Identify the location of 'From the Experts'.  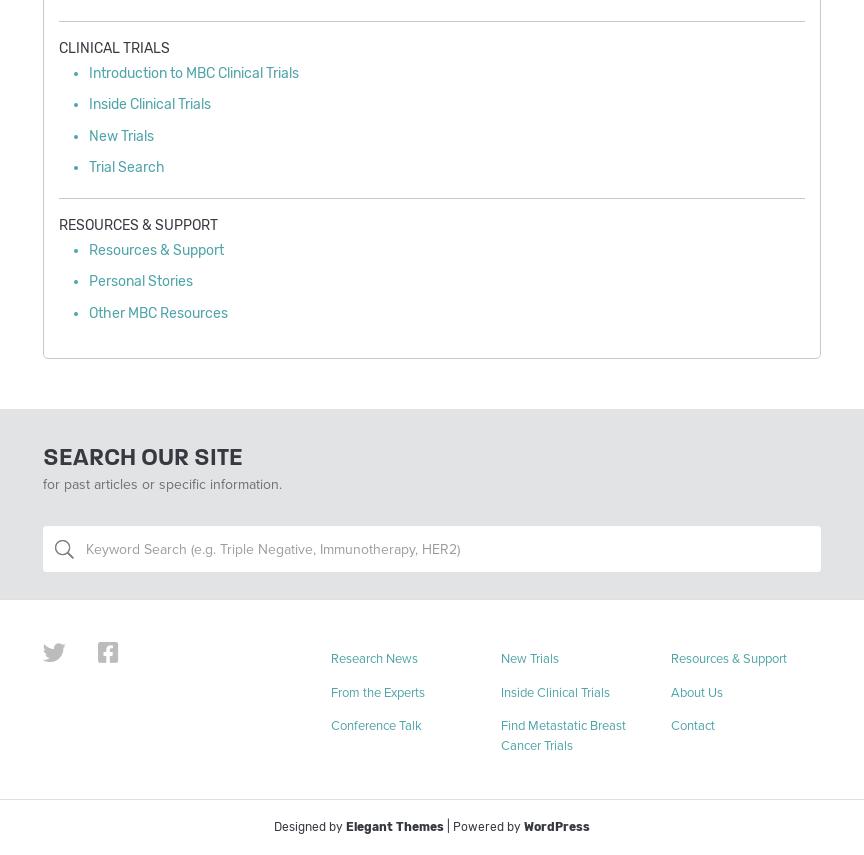
(377, 691).